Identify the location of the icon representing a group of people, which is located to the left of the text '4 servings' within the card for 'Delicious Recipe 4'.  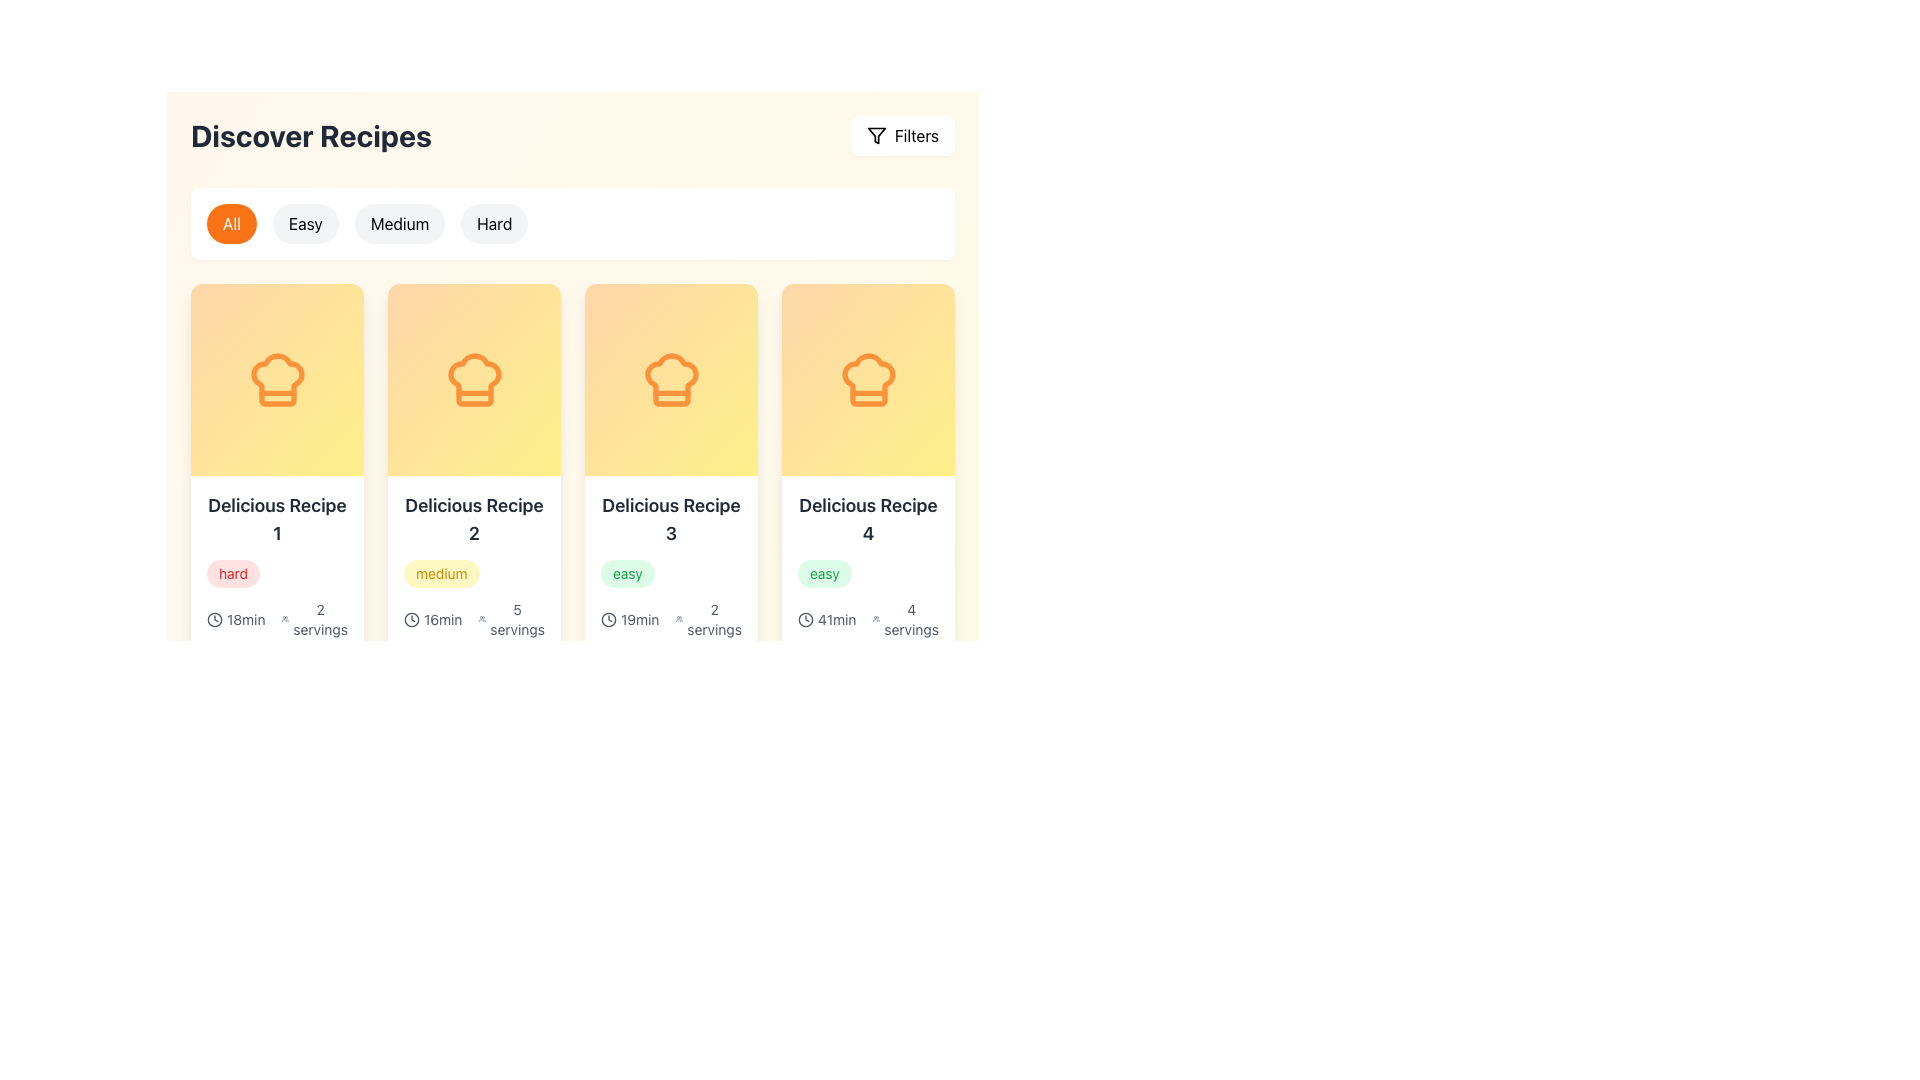
(876, 619).